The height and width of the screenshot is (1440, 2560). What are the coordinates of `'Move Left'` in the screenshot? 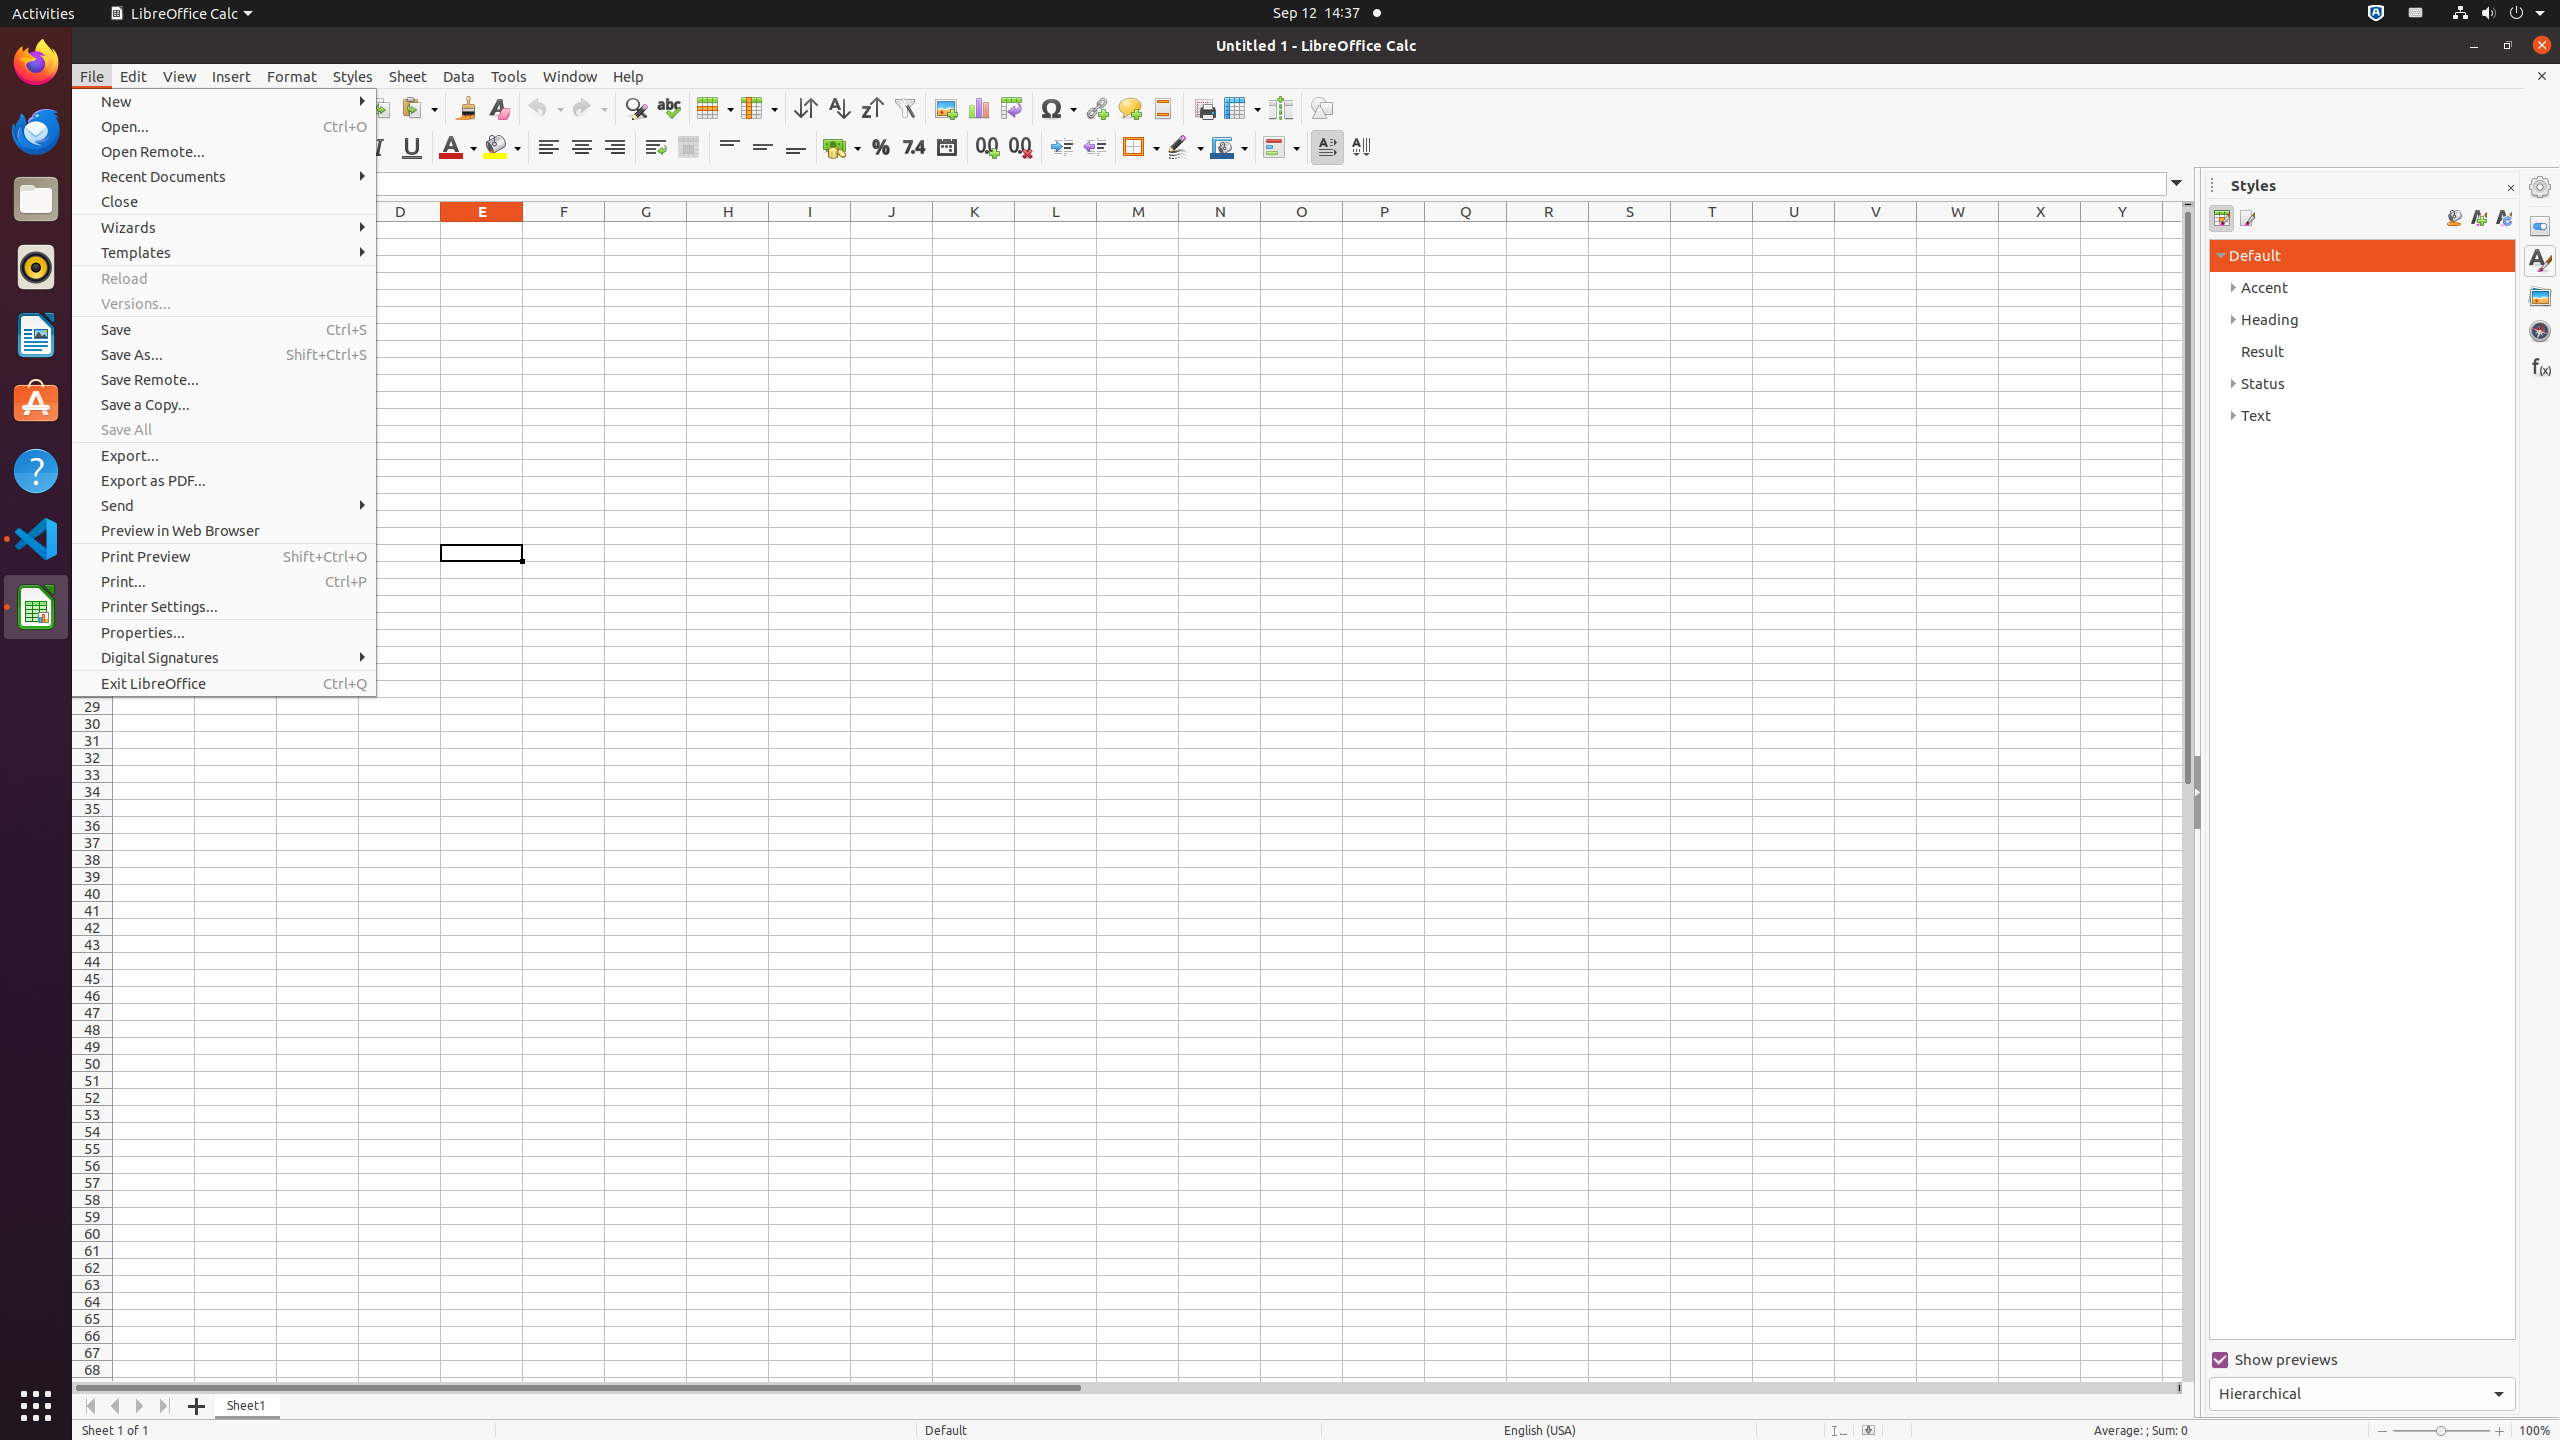 It's located at (114, 1405).